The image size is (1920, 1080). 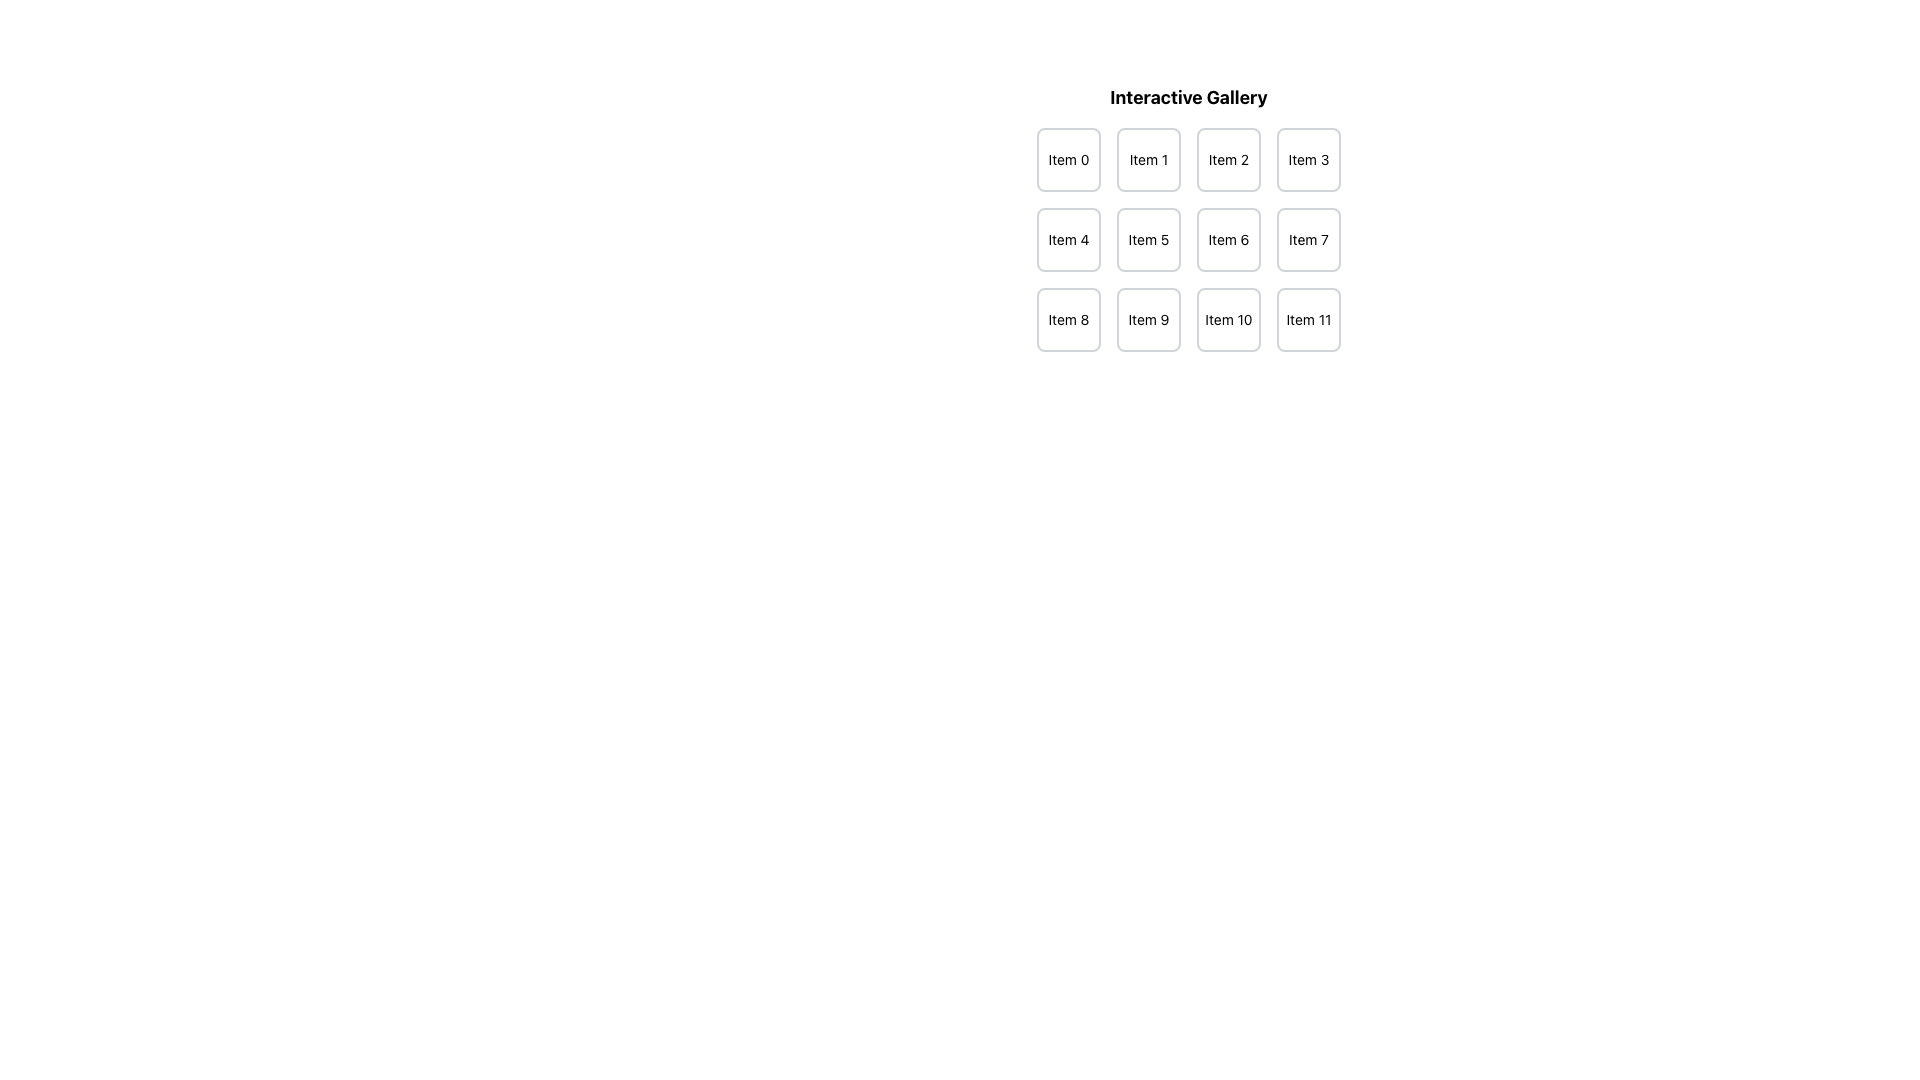 What do you see at coordinates (1068, 158) in the screenshot?
I see `the button labeled 'Item 0' which is the first item in a grid of 12 cells, located at the top-left corner with a square shape and rounded corners` at bounding box center [1068, 158].